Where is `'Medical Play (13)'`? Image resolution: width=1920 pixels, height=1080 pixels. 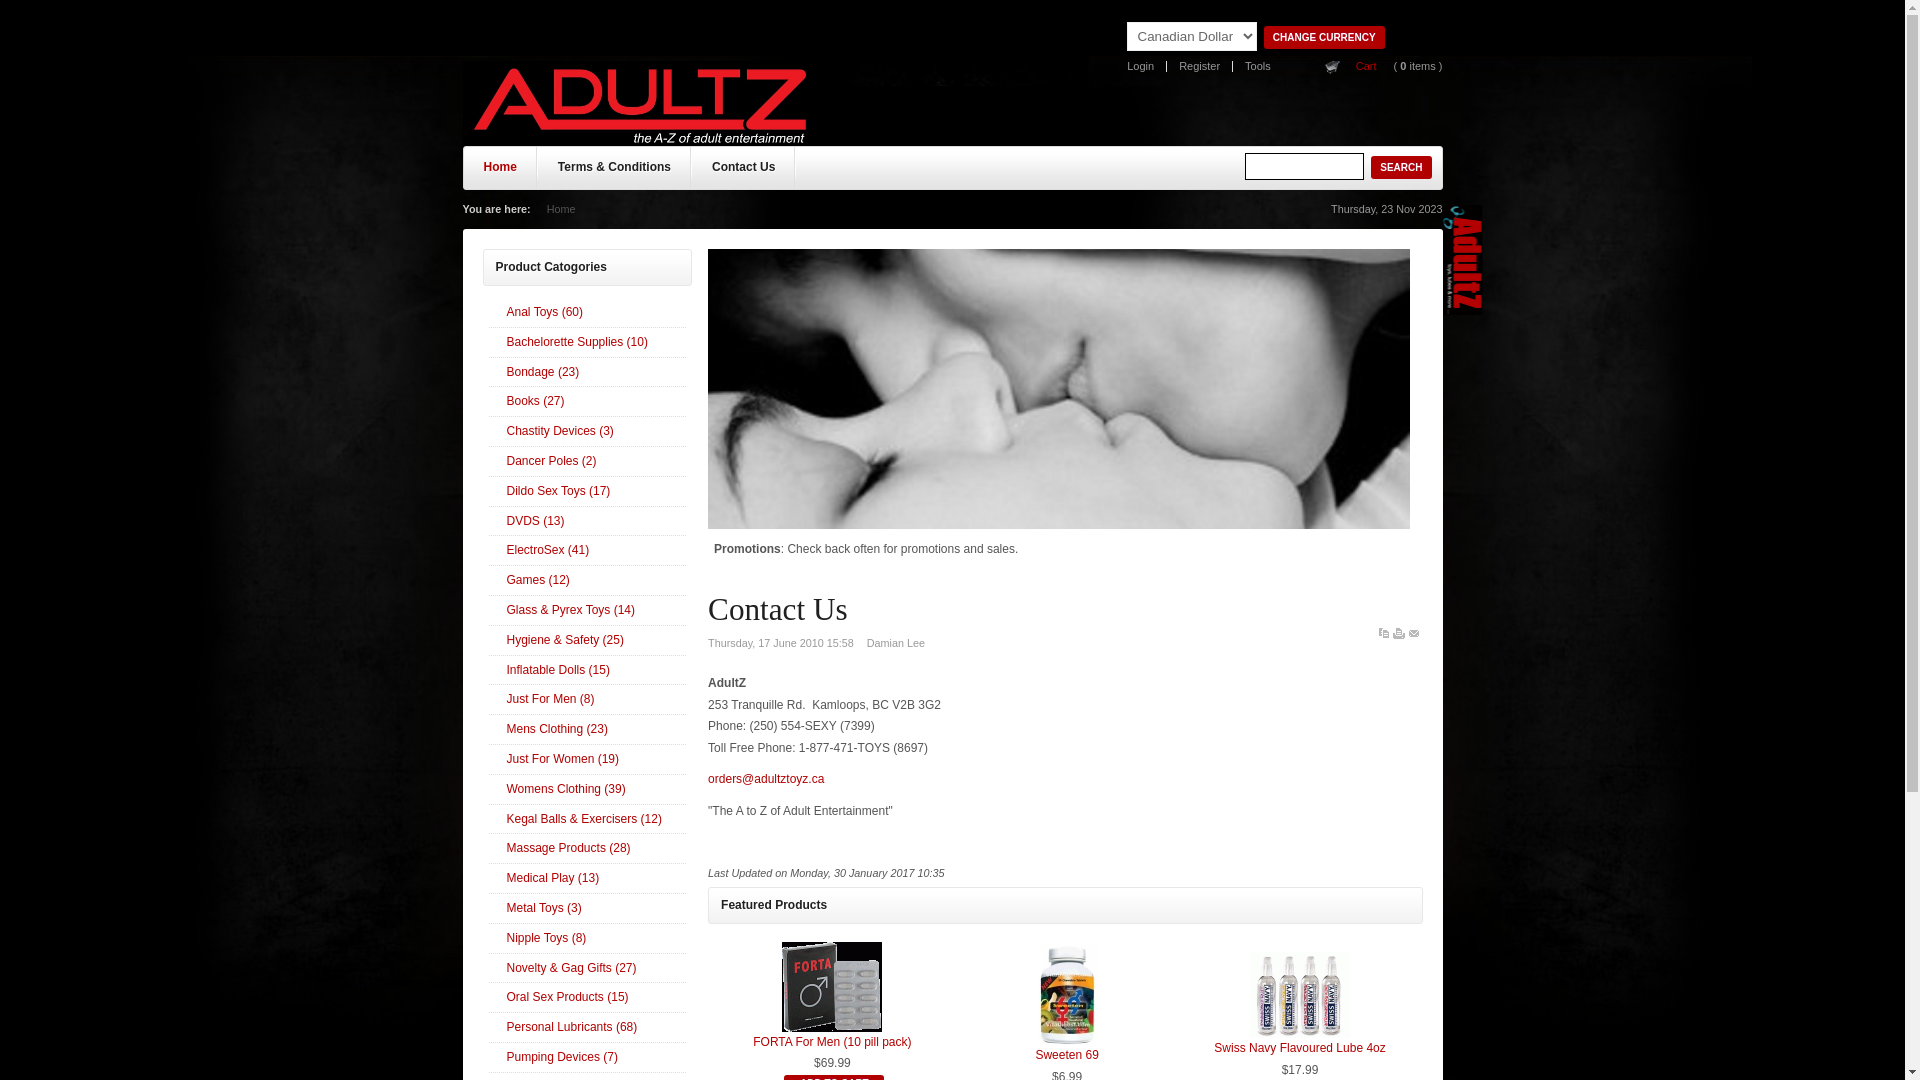
'Medical Play (13)' is located at coordinates (585, 878).